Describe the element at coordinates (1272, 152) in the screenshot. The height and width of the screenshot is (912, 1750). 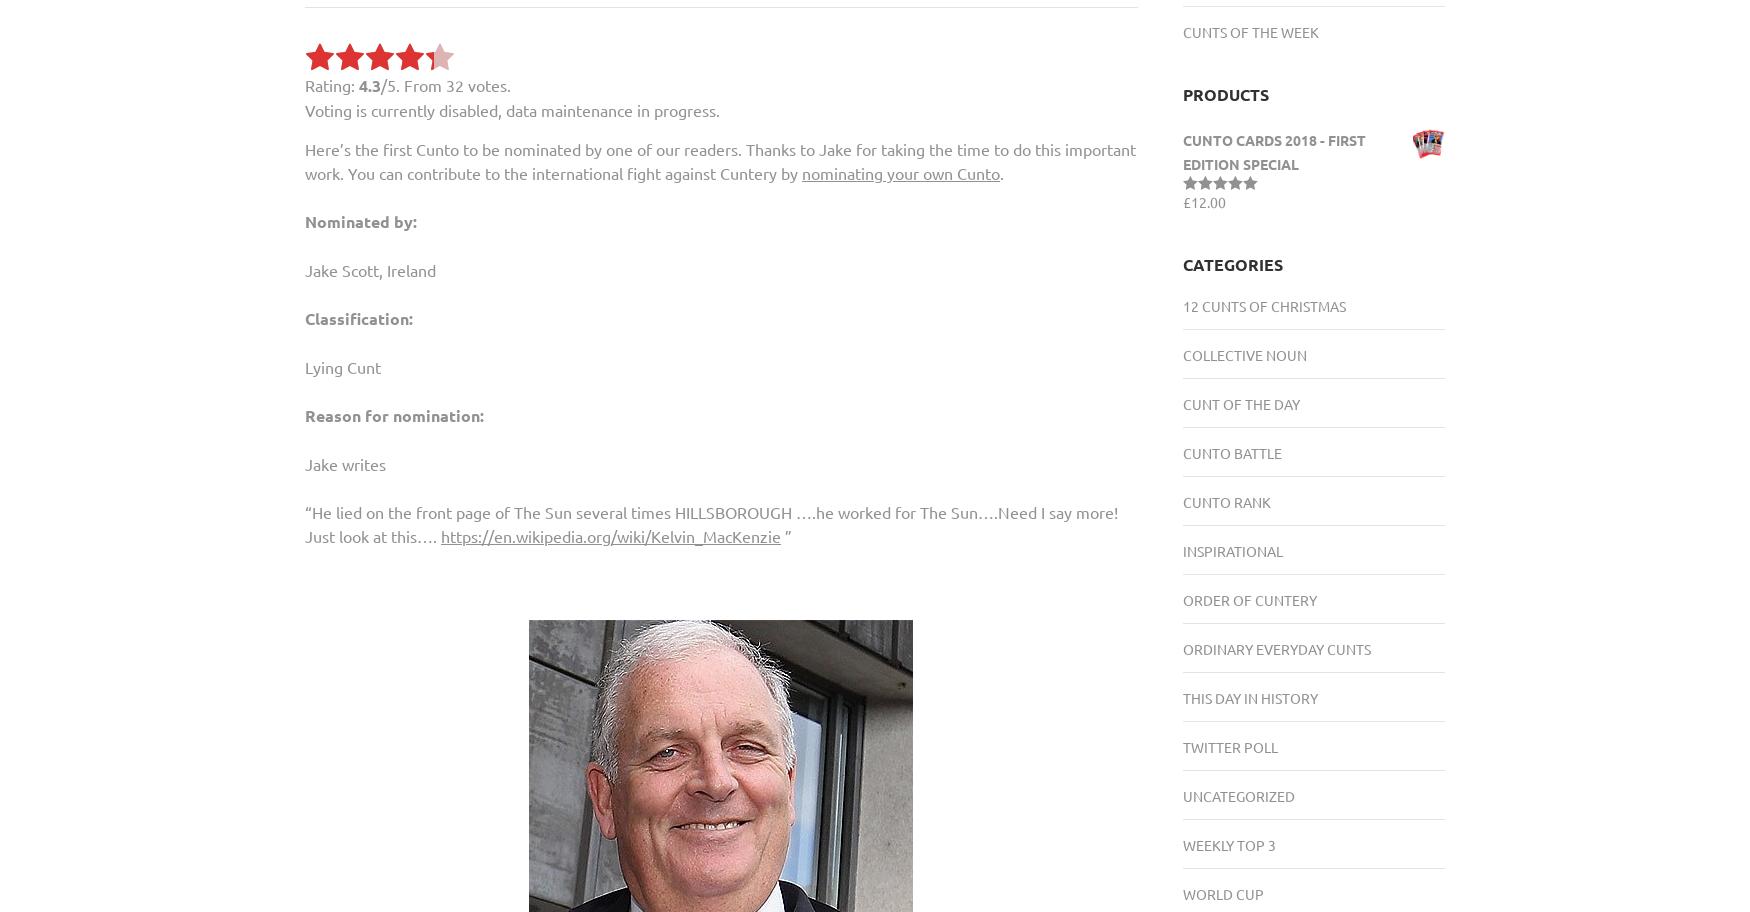
I see `'Cunto Cards 2018 - FIRST EDITION SPECIAL'` at that location.